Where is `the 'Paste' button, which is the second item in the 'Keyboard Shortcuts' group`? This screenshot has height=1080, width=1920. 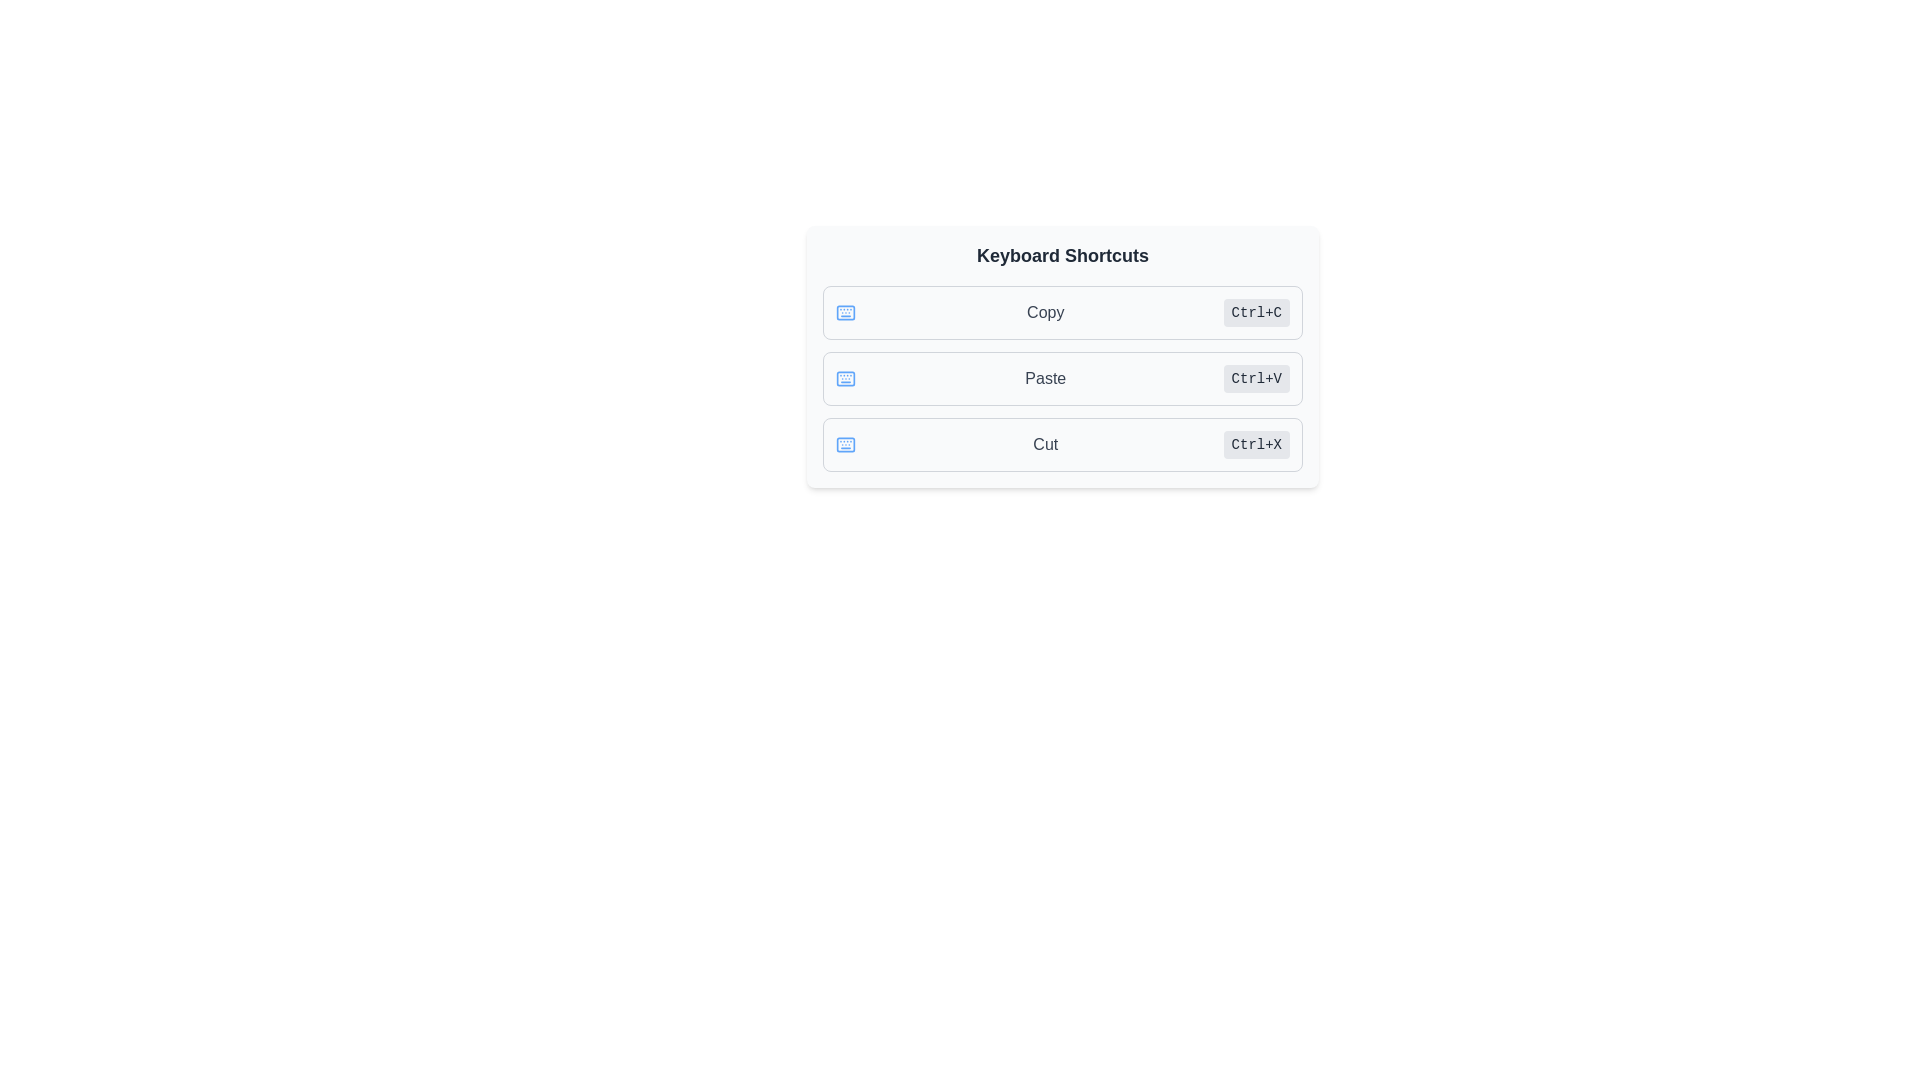
the 'Paste' button, which is the second item in the 'Keyboard Shortcuts' group is located at coordinates (1061, 378).